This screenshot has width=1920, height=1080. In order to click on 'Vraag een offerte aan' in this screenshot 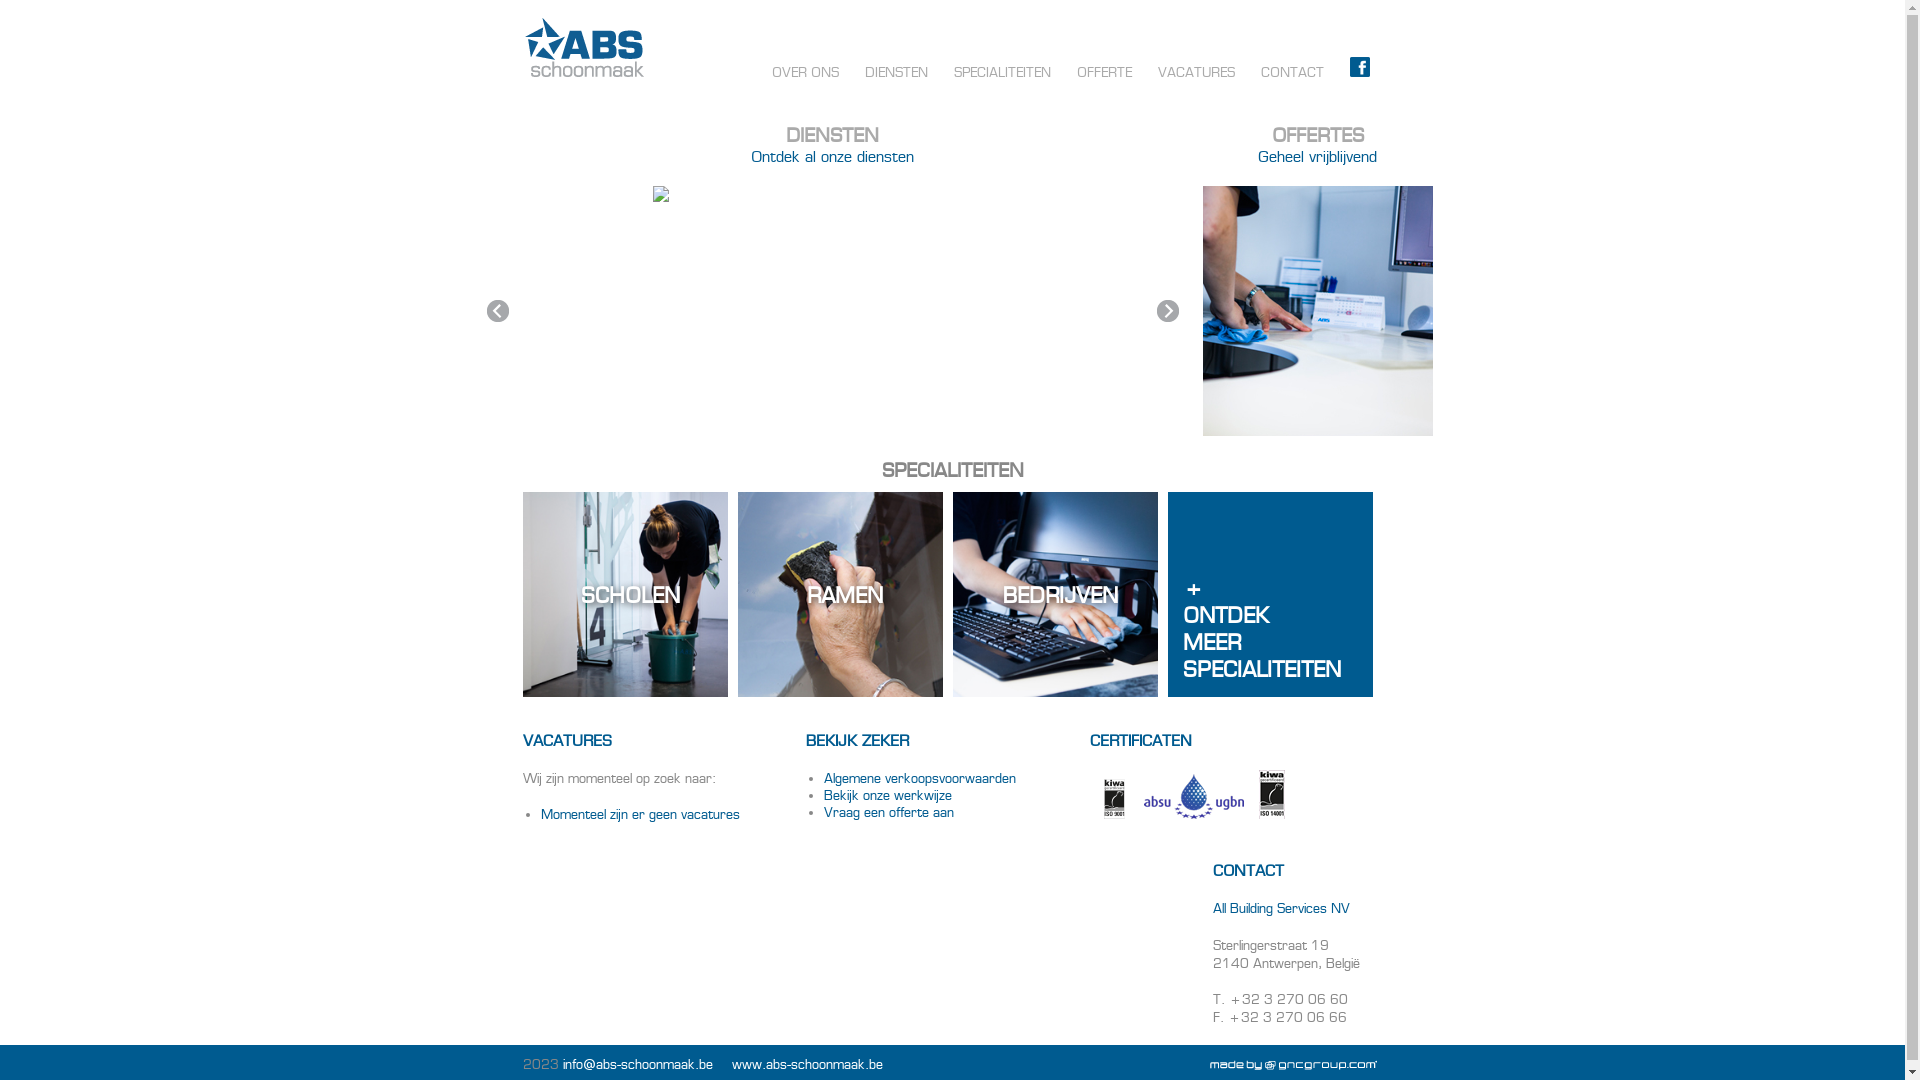, I will do `click(887, 812)`.